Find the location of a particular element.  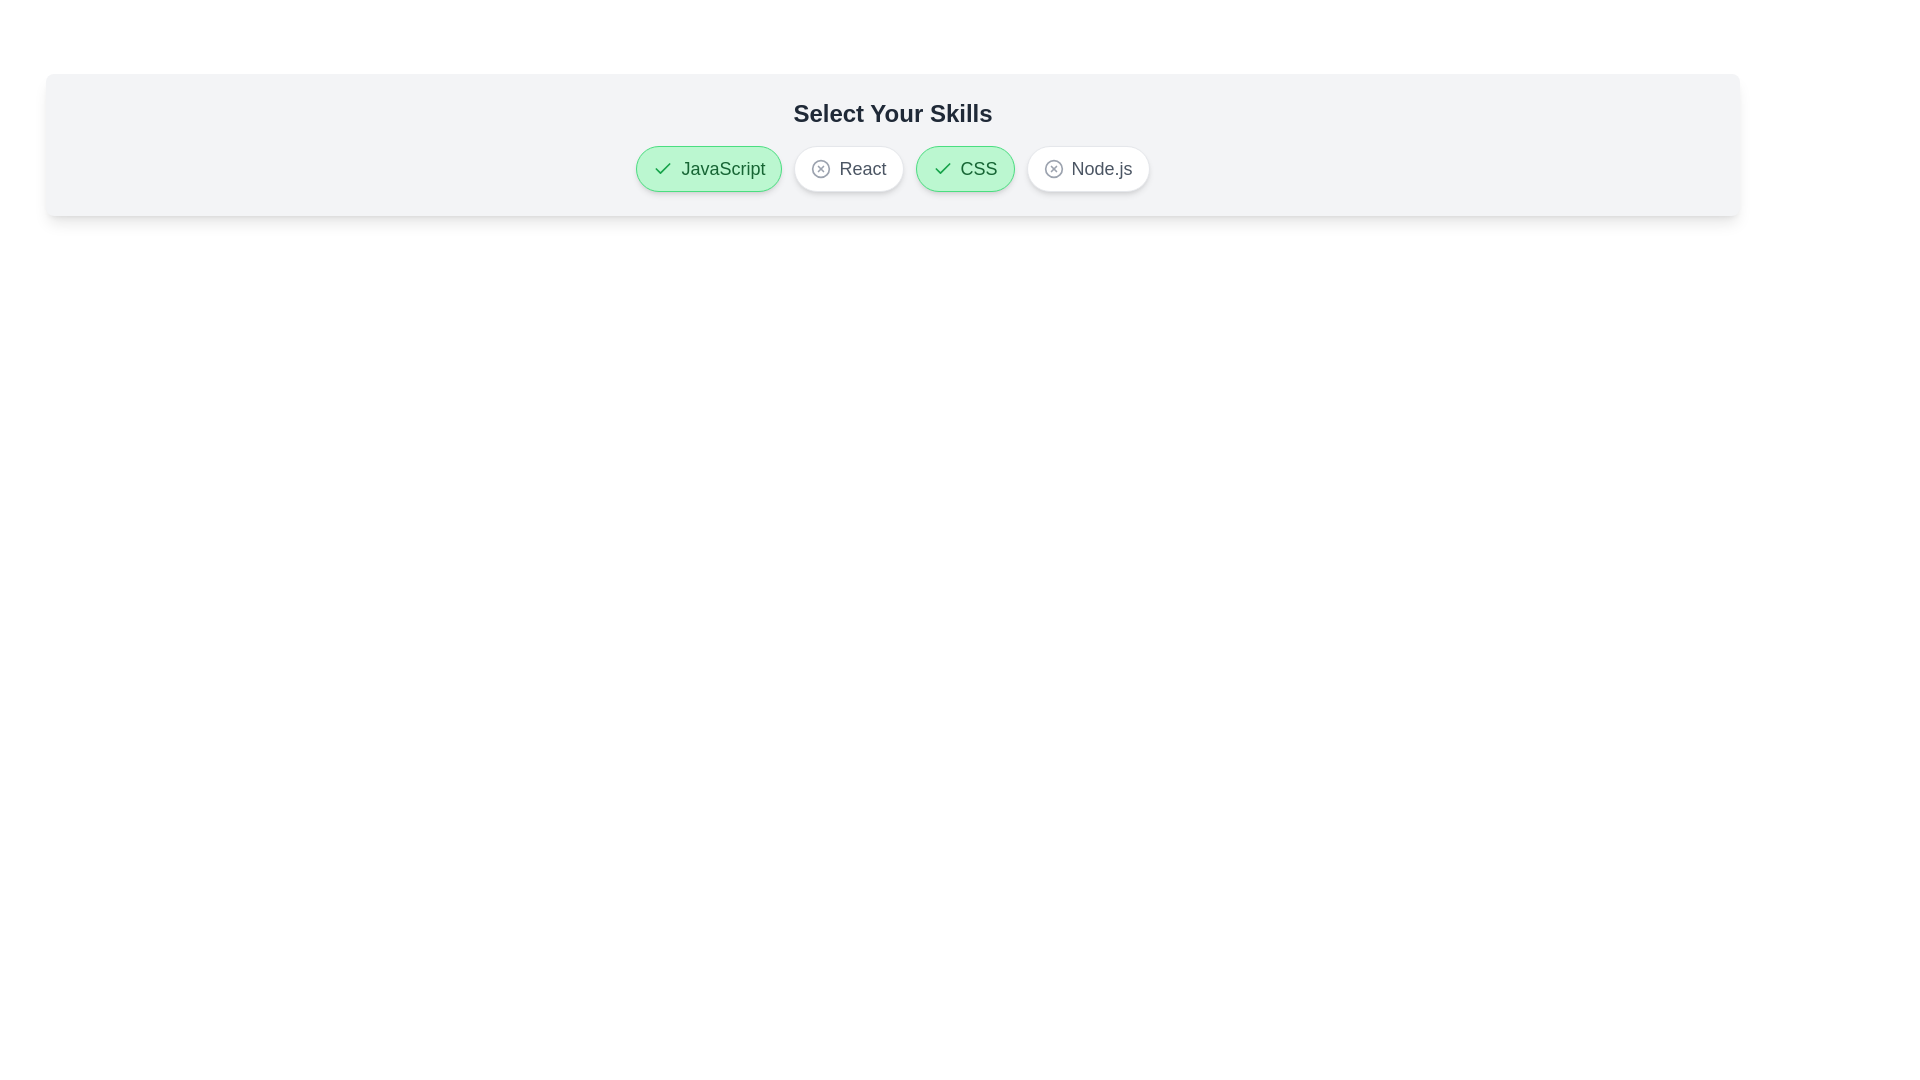

the button labeled JavaScript to observe its hover effect is located at coordinates (709, 168).